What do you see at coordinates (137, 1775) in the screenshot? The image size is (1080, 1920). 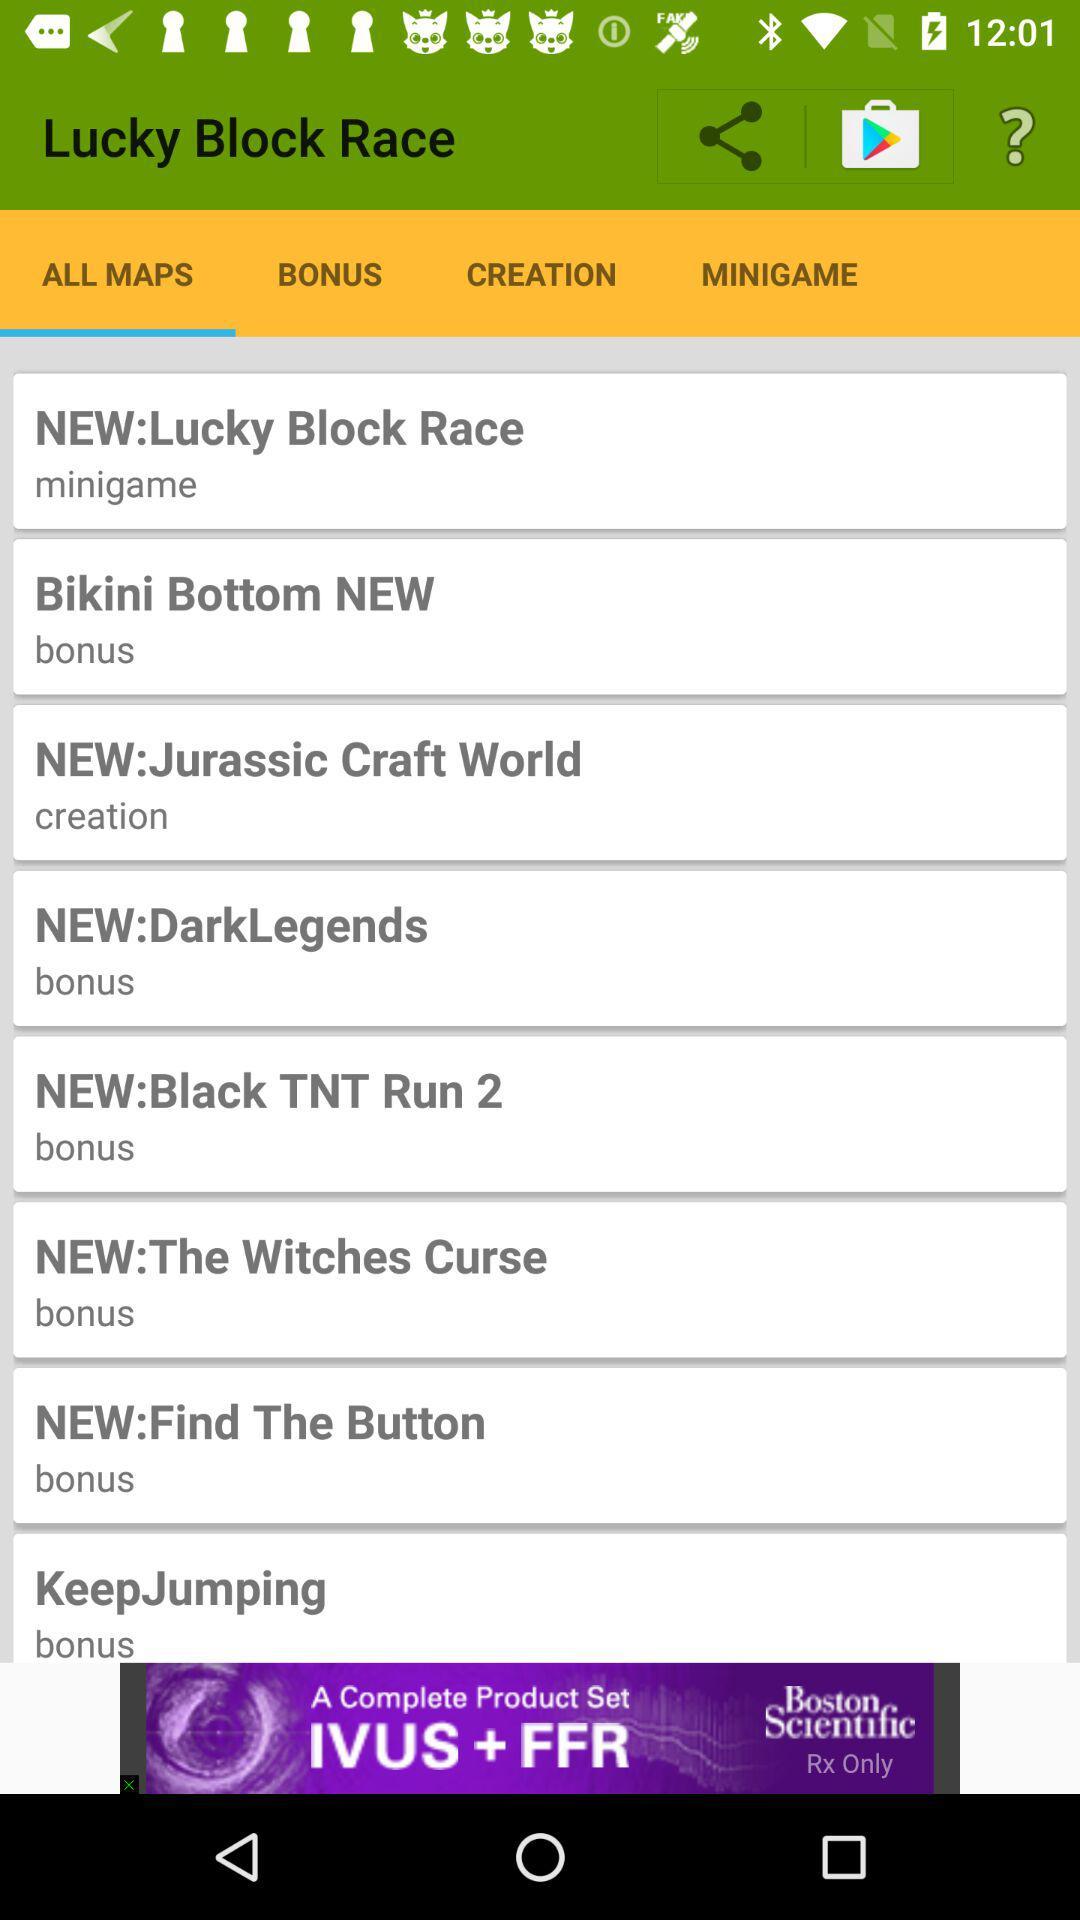 I see `the item at the bottom left corner` at bounding box center [137, 1775].